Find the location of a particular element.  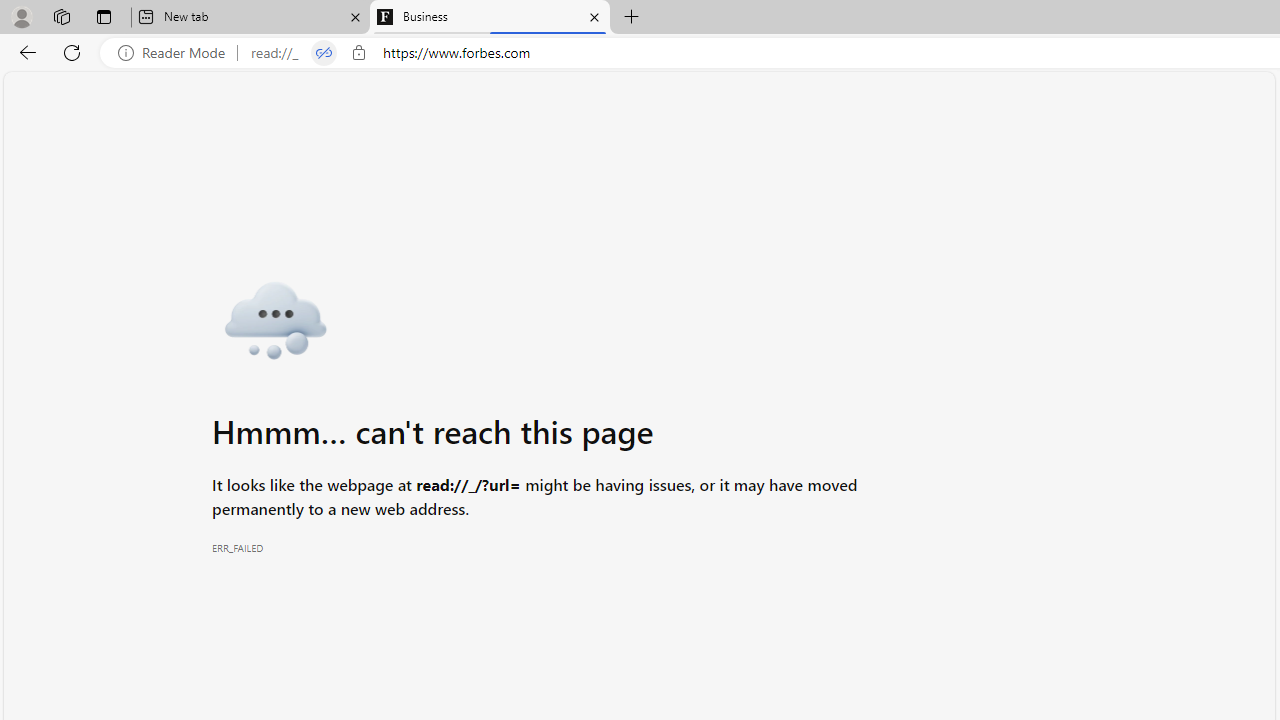

'Tabs in split screen' is located at coordinates (323, 52).